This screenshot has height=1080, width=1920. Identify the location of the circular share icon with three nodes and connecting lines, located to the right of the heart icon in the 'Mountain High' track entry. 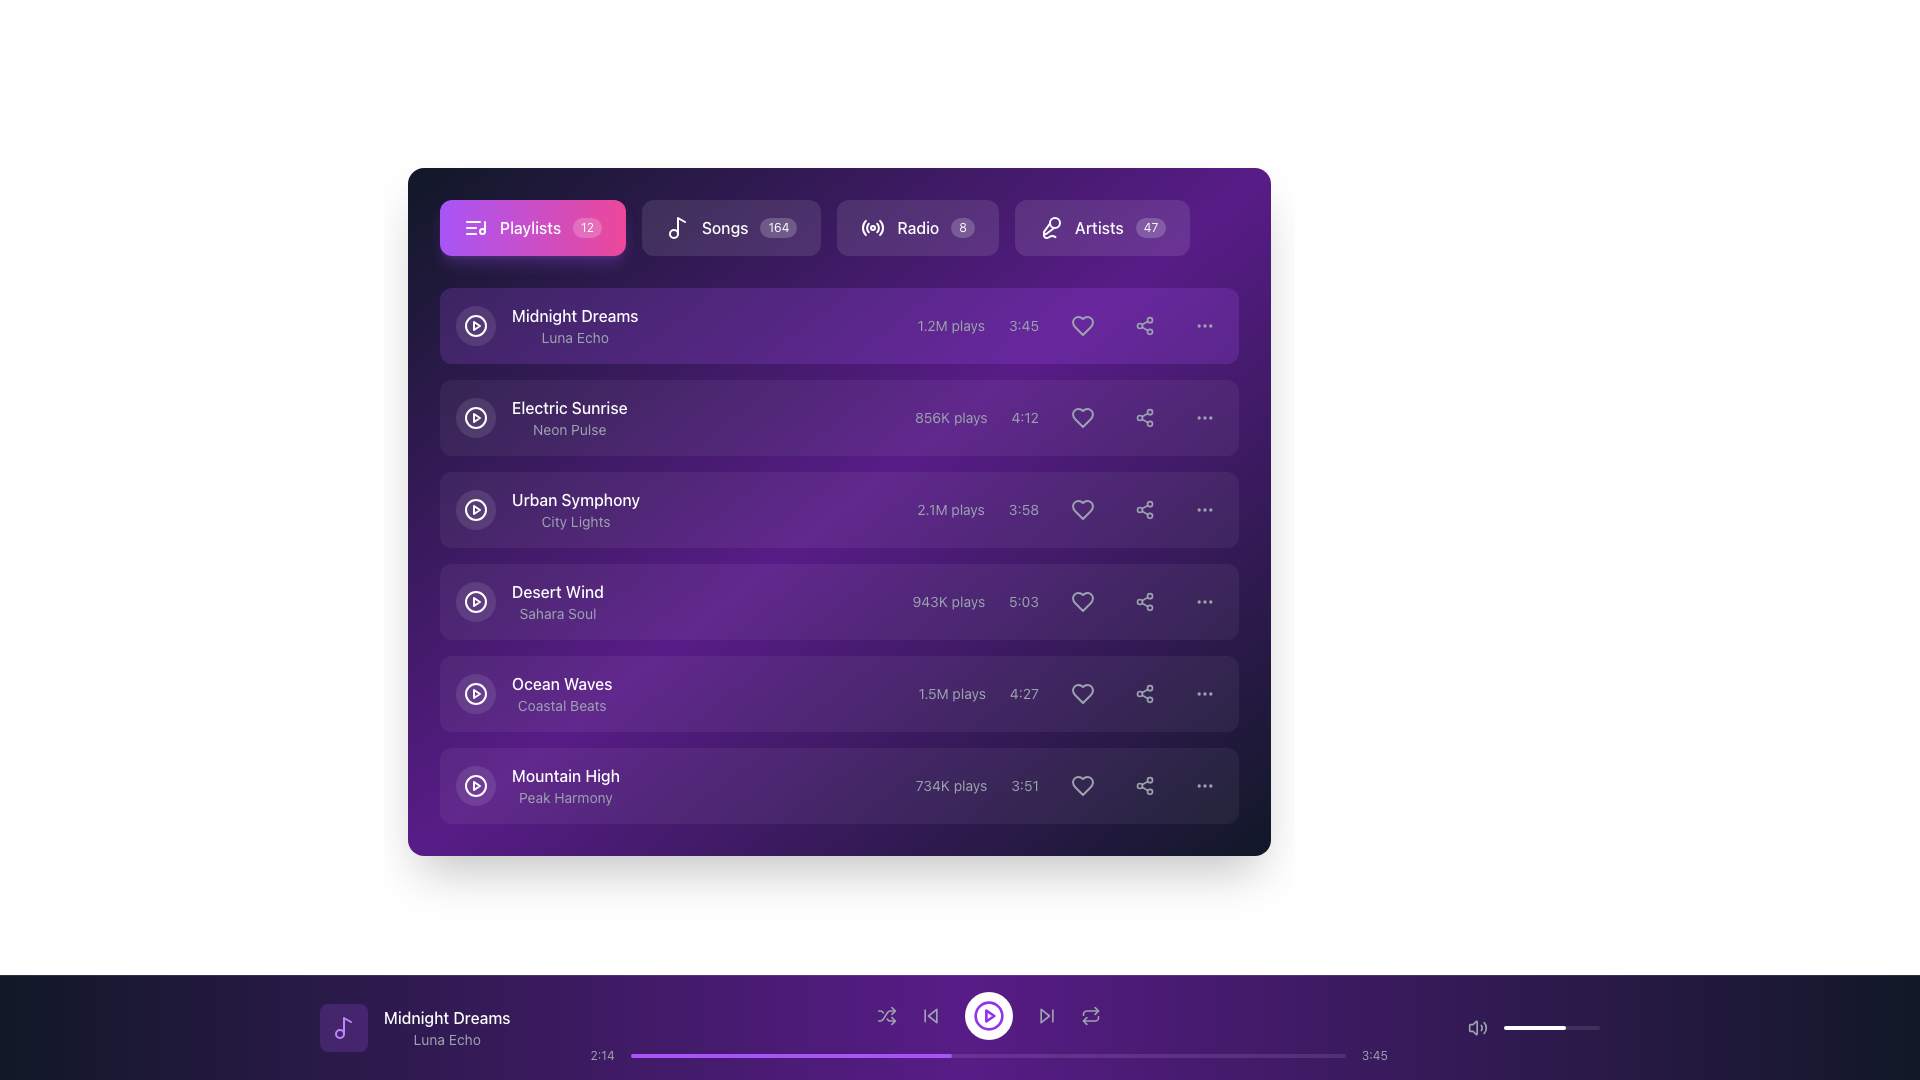
(1145, 785).